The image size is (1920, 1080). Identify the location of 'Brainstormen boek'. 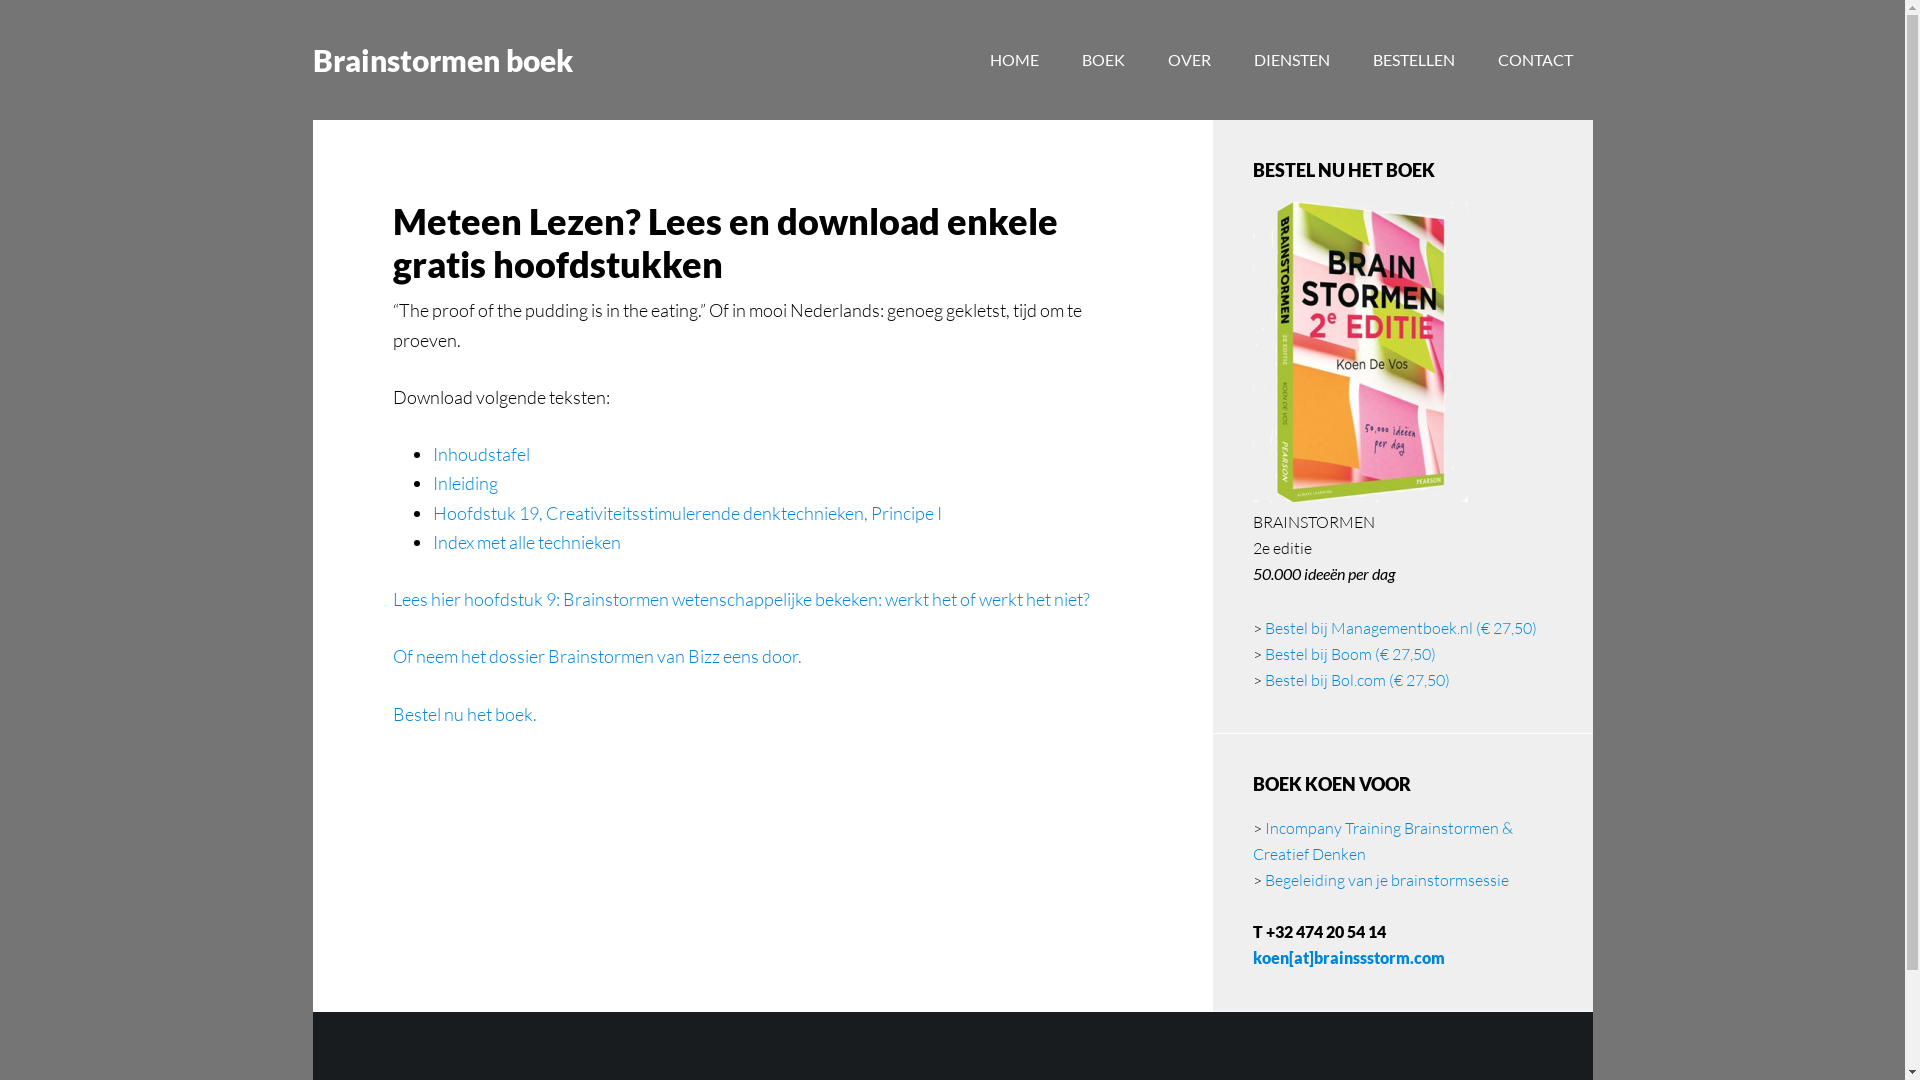
(440, 59).